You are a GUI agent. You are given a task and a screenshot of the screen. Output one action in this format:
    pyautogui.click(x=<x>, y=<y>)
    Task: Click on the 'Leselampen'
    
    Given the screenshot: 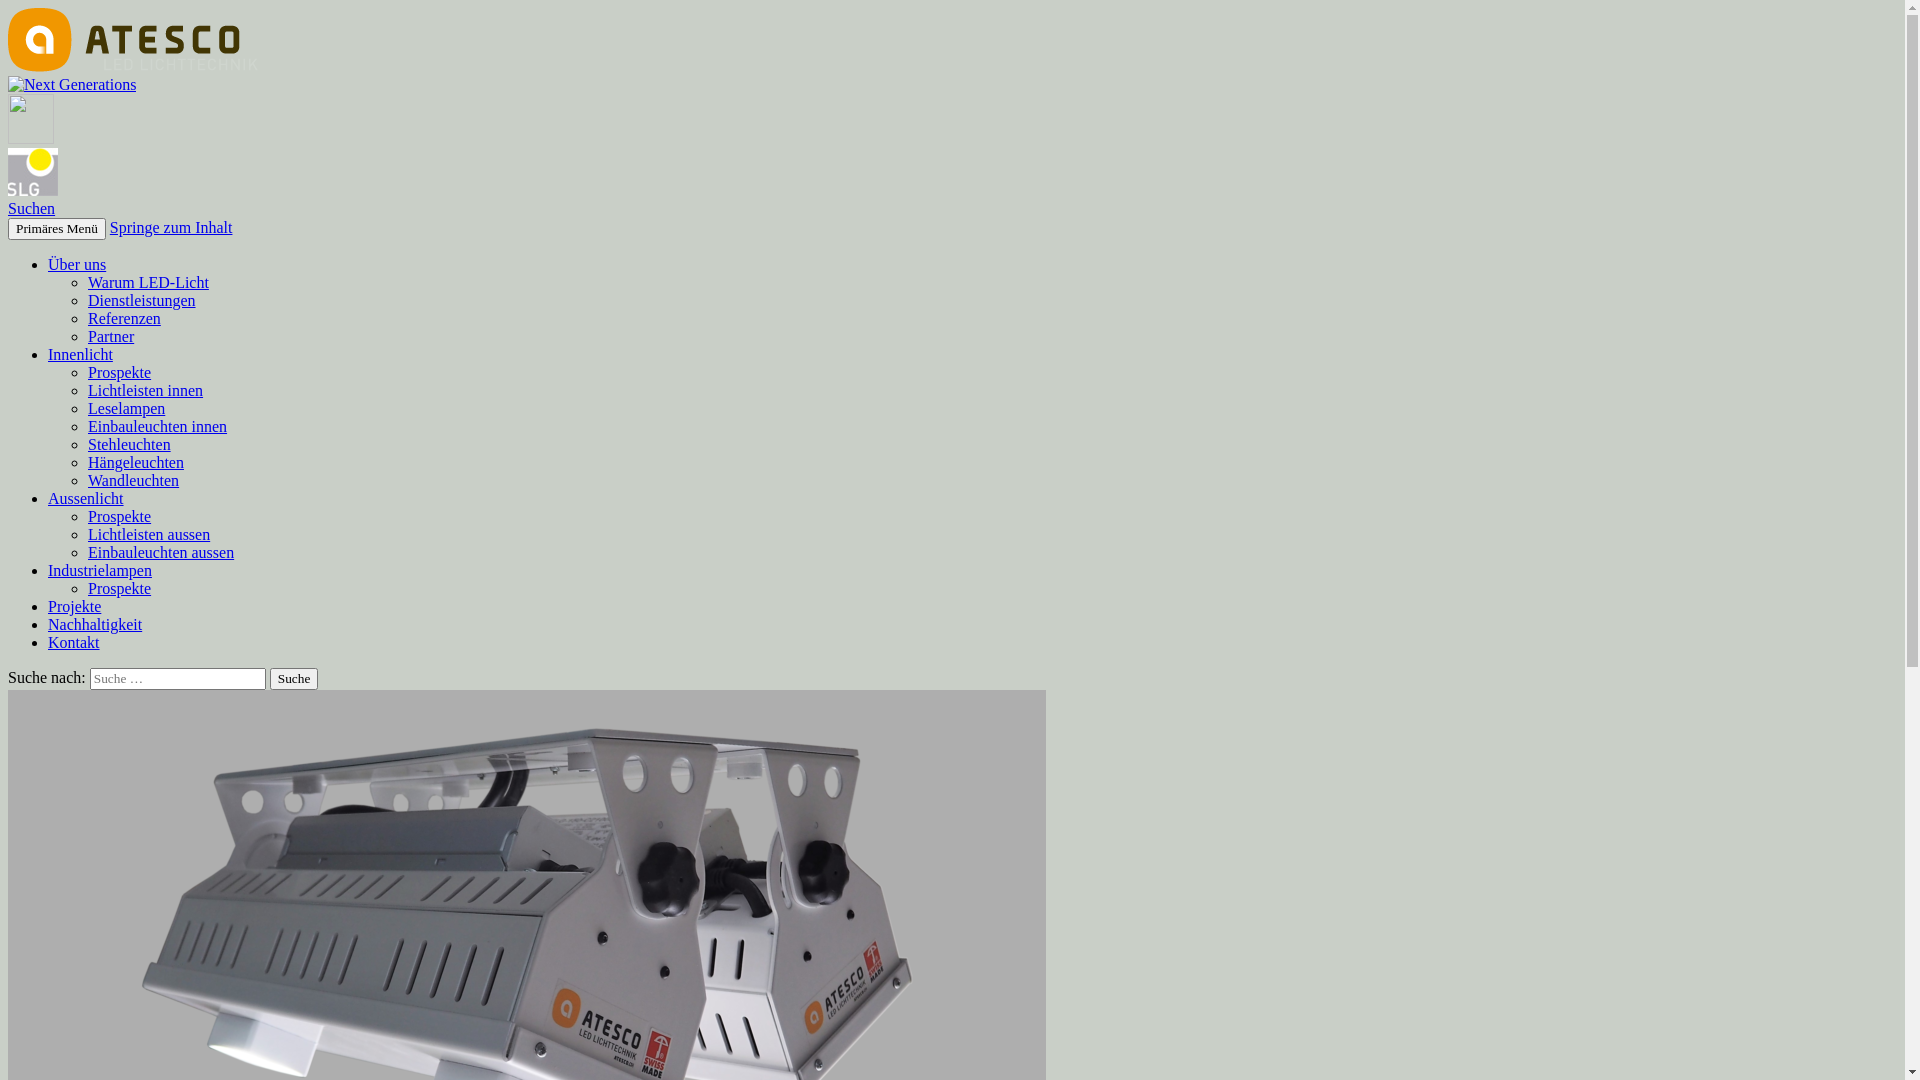 What is the action you would take?
    pyautogui.click(x=125, y=407)
    